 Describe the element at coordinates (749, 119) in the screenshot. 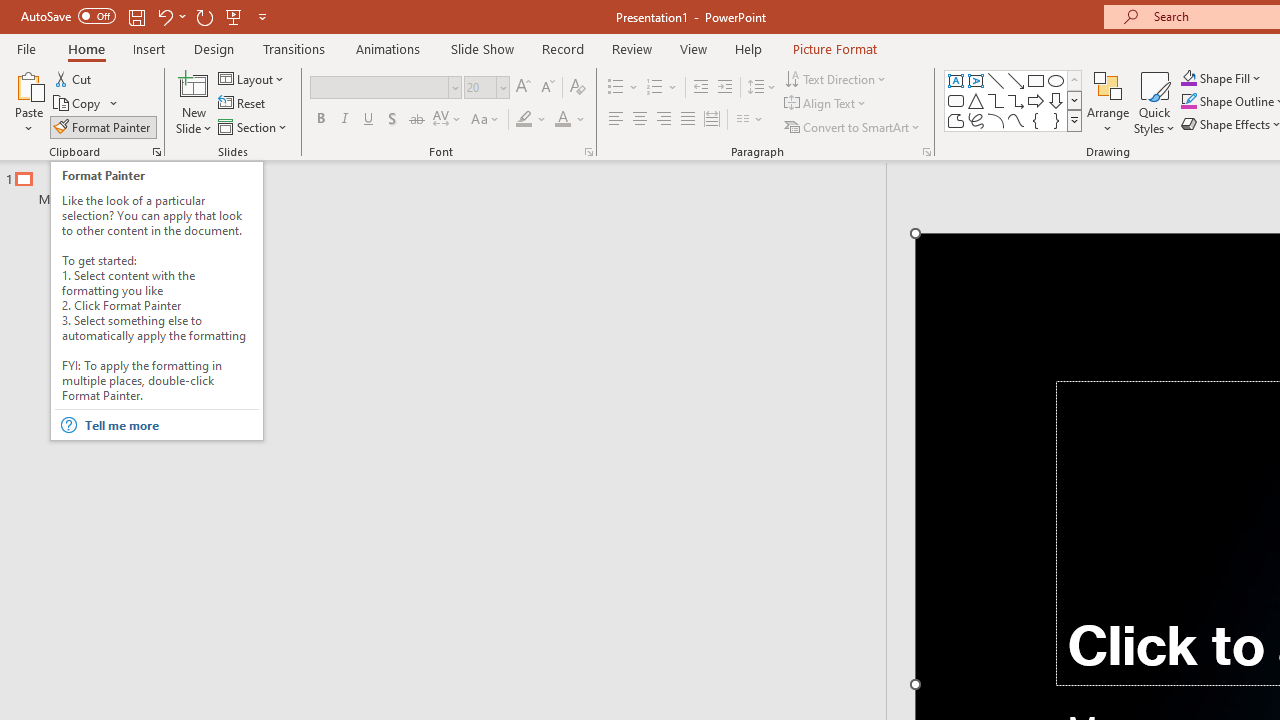

I see `'Columns'` at that location.